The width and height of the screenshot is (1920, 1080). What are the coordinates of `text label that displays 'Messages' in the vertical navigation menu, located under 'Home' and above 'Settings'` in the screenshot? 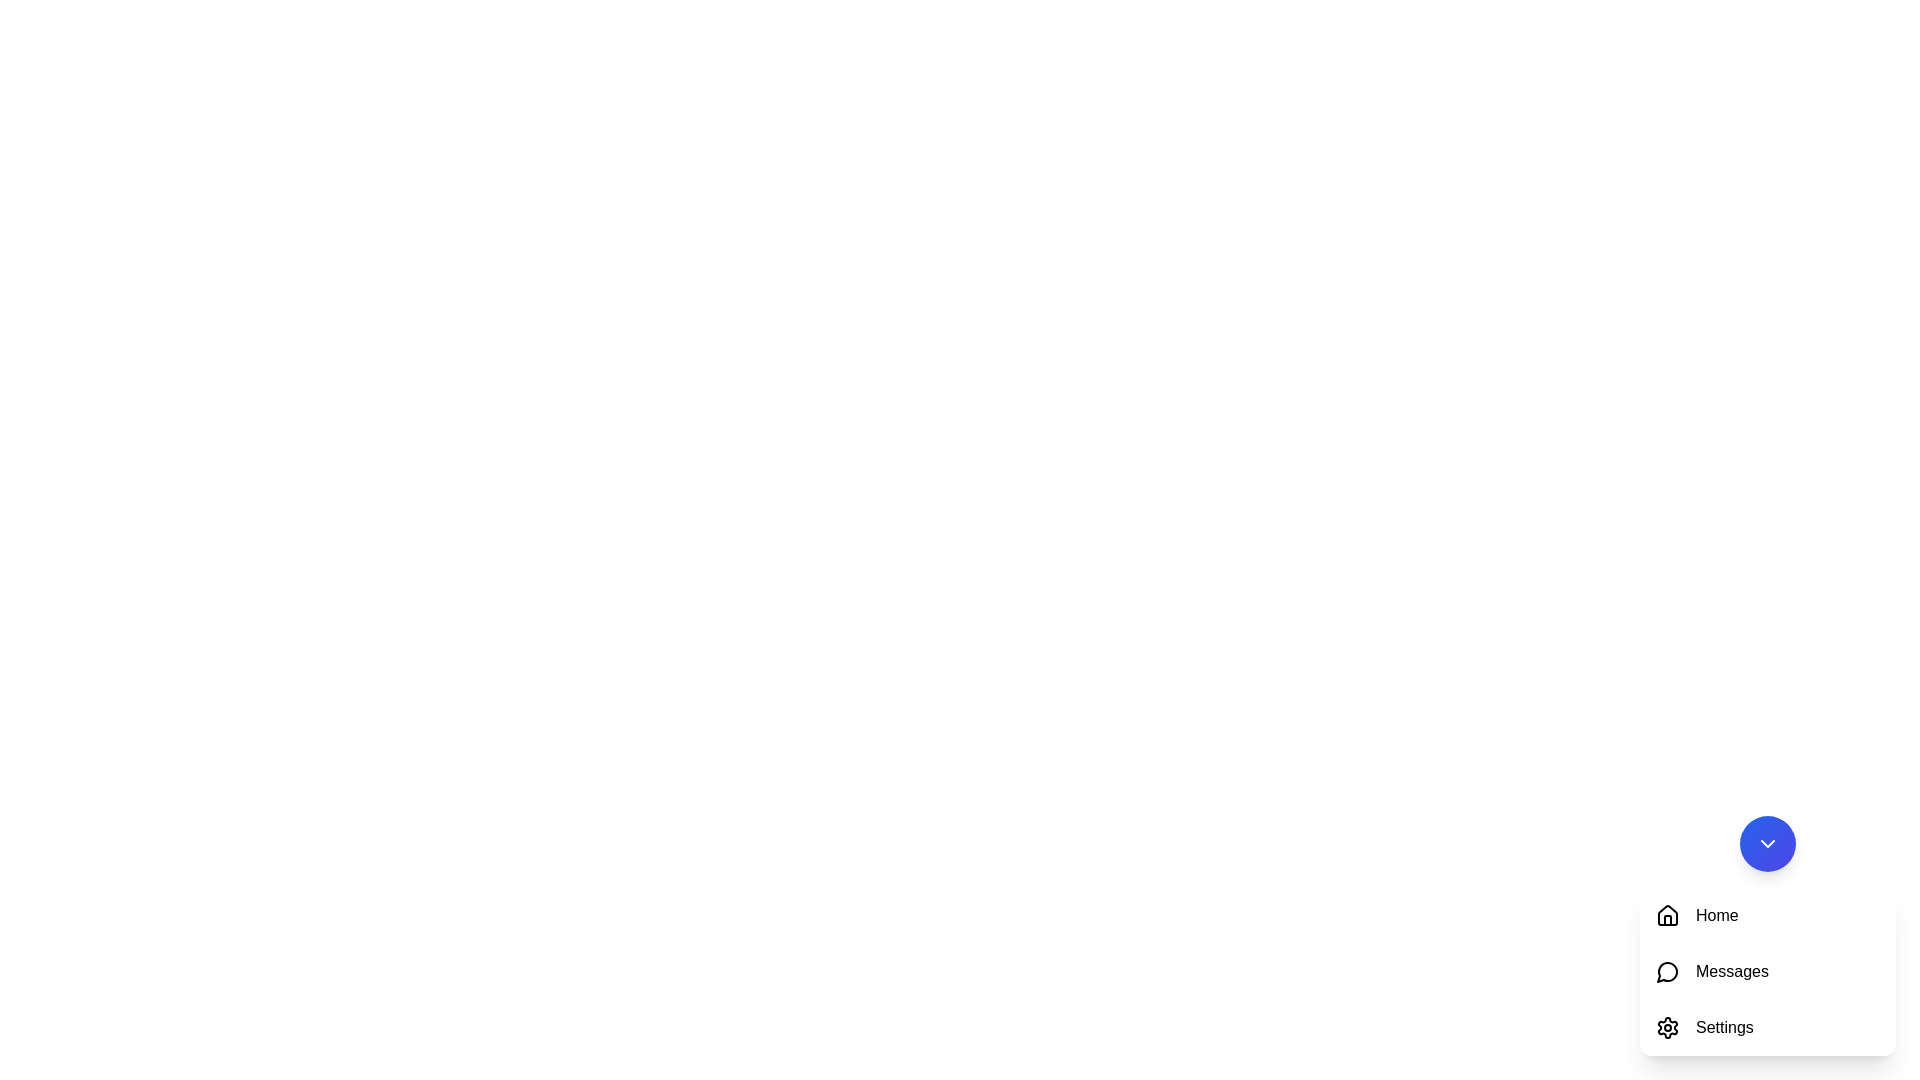 It's located at (1731, 971).